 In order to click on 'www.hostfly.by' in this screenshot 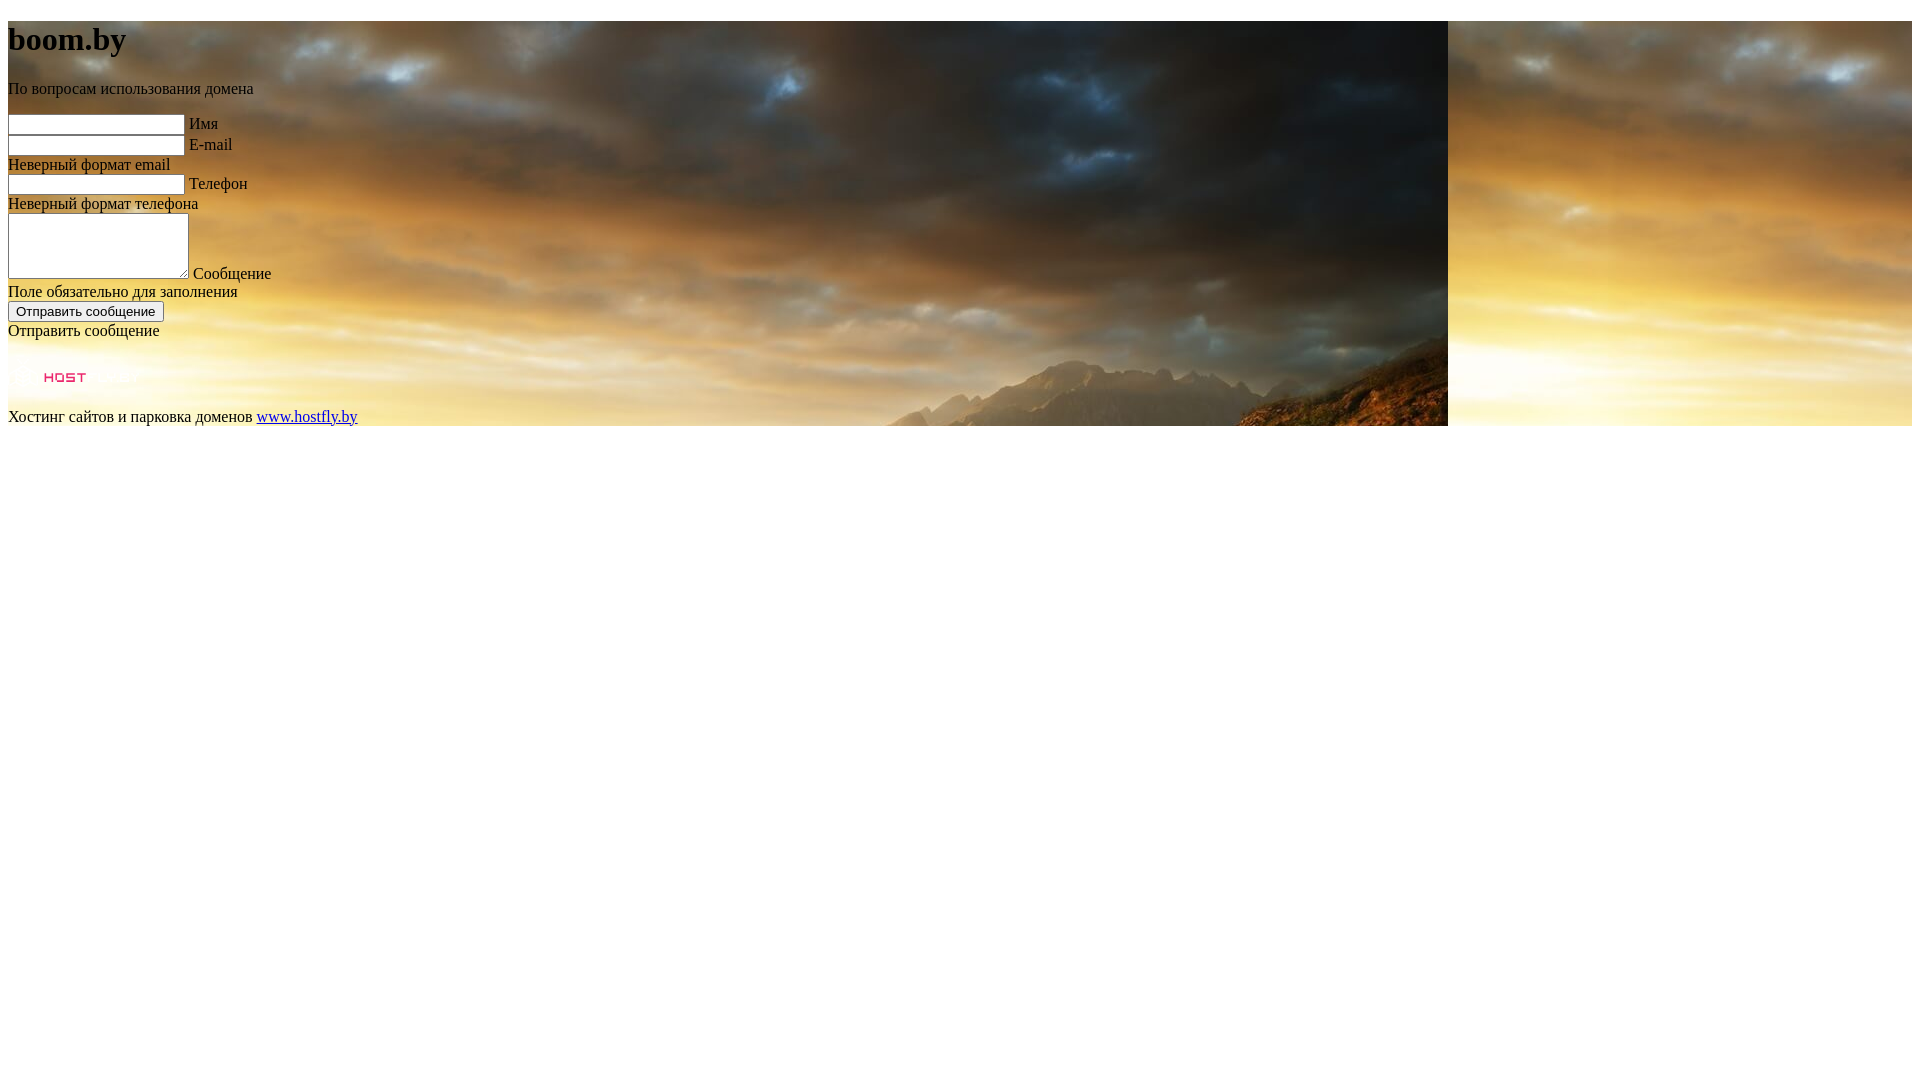, I will do `click(306, 415)`.